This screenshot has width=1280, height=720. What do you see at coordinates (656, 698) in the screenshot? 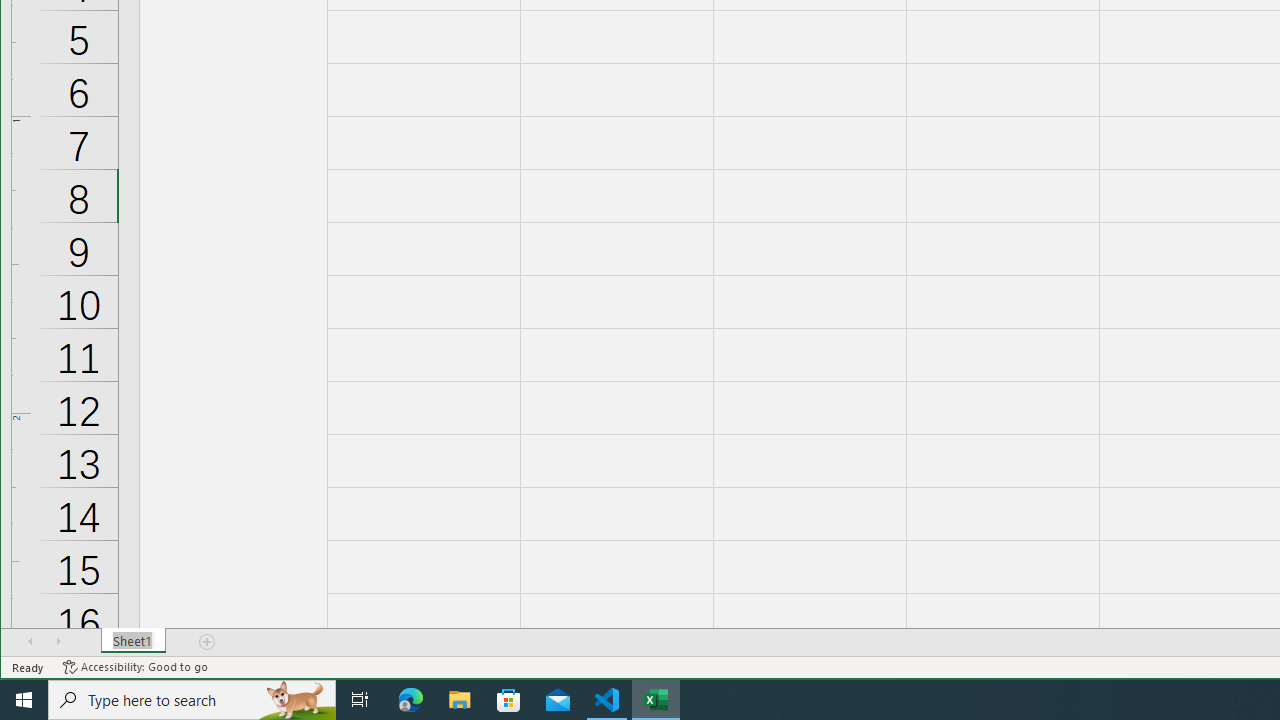
I see `'Excel - 1 running window'` at bounding box center [656, 698].